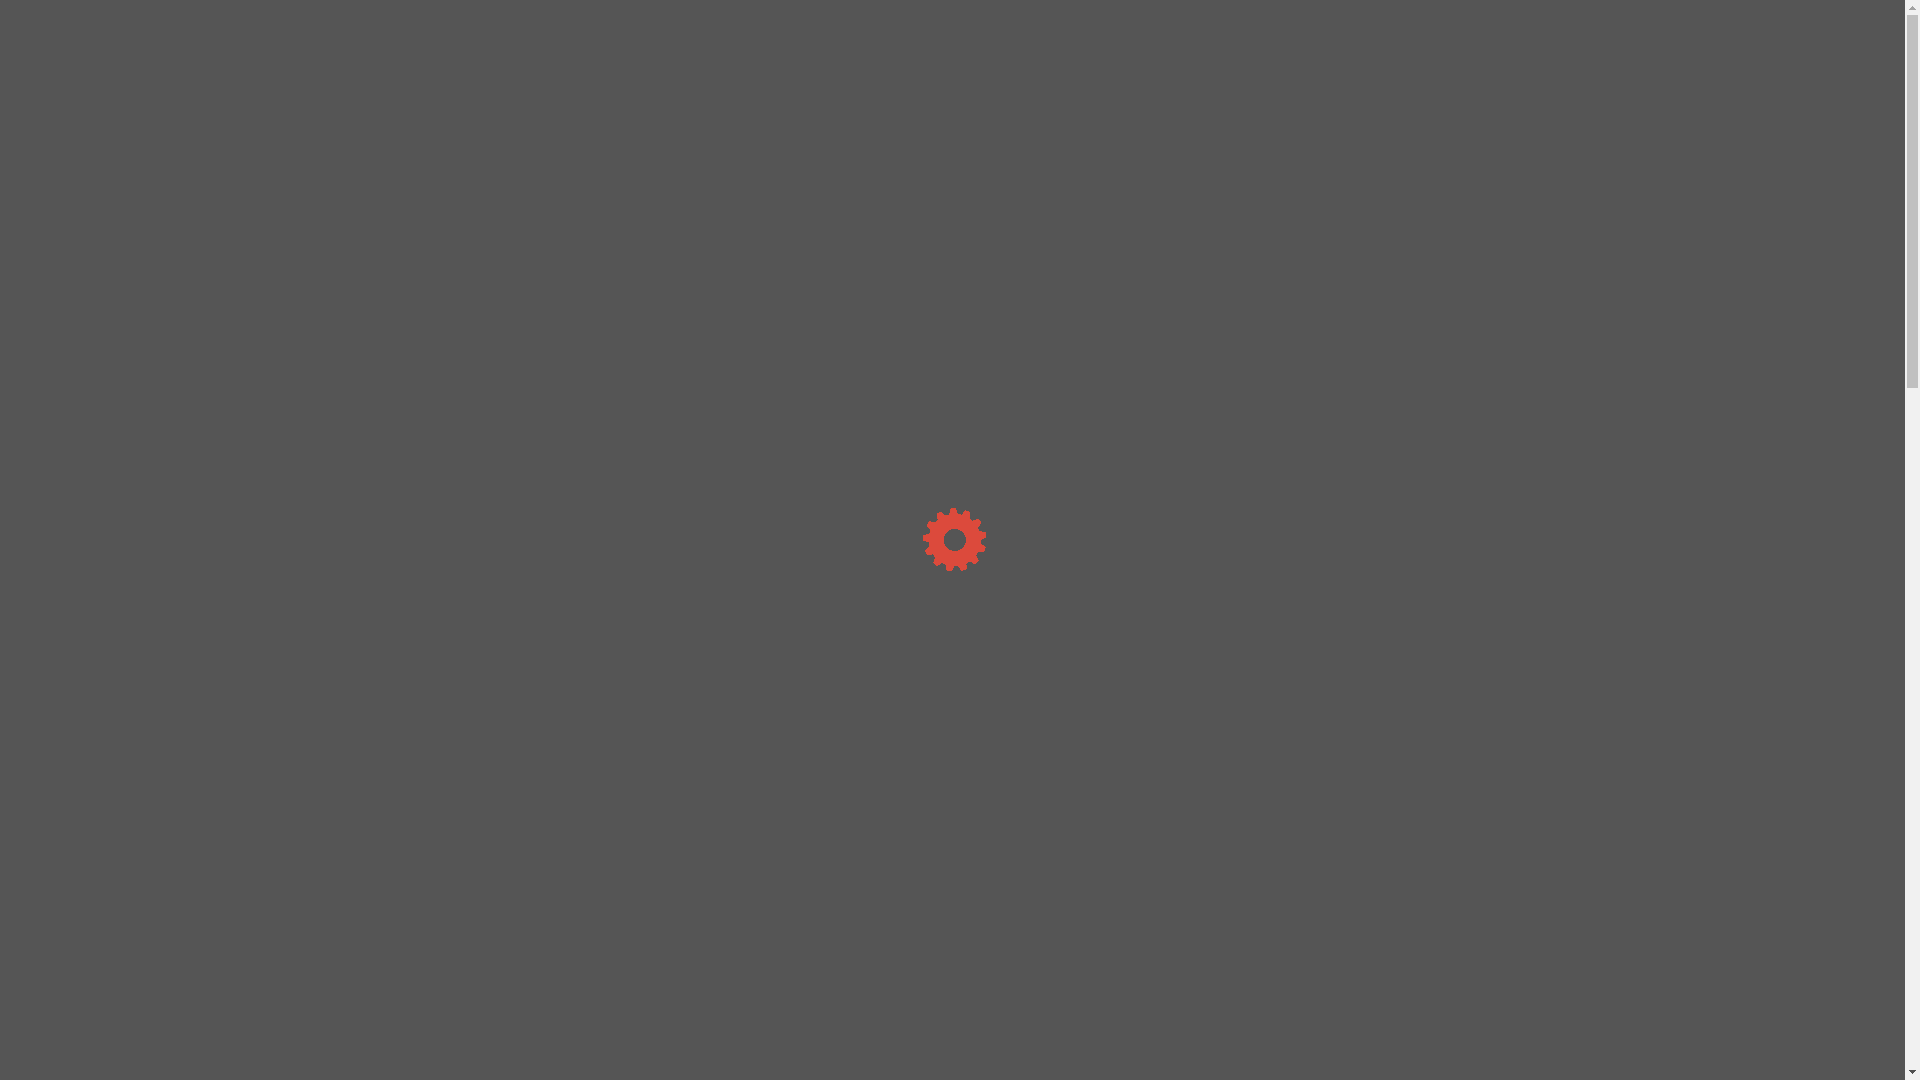  Describe the element at coordinates (466, 27) in the screenshot. I see `'ENGINES.BY'` at that location.